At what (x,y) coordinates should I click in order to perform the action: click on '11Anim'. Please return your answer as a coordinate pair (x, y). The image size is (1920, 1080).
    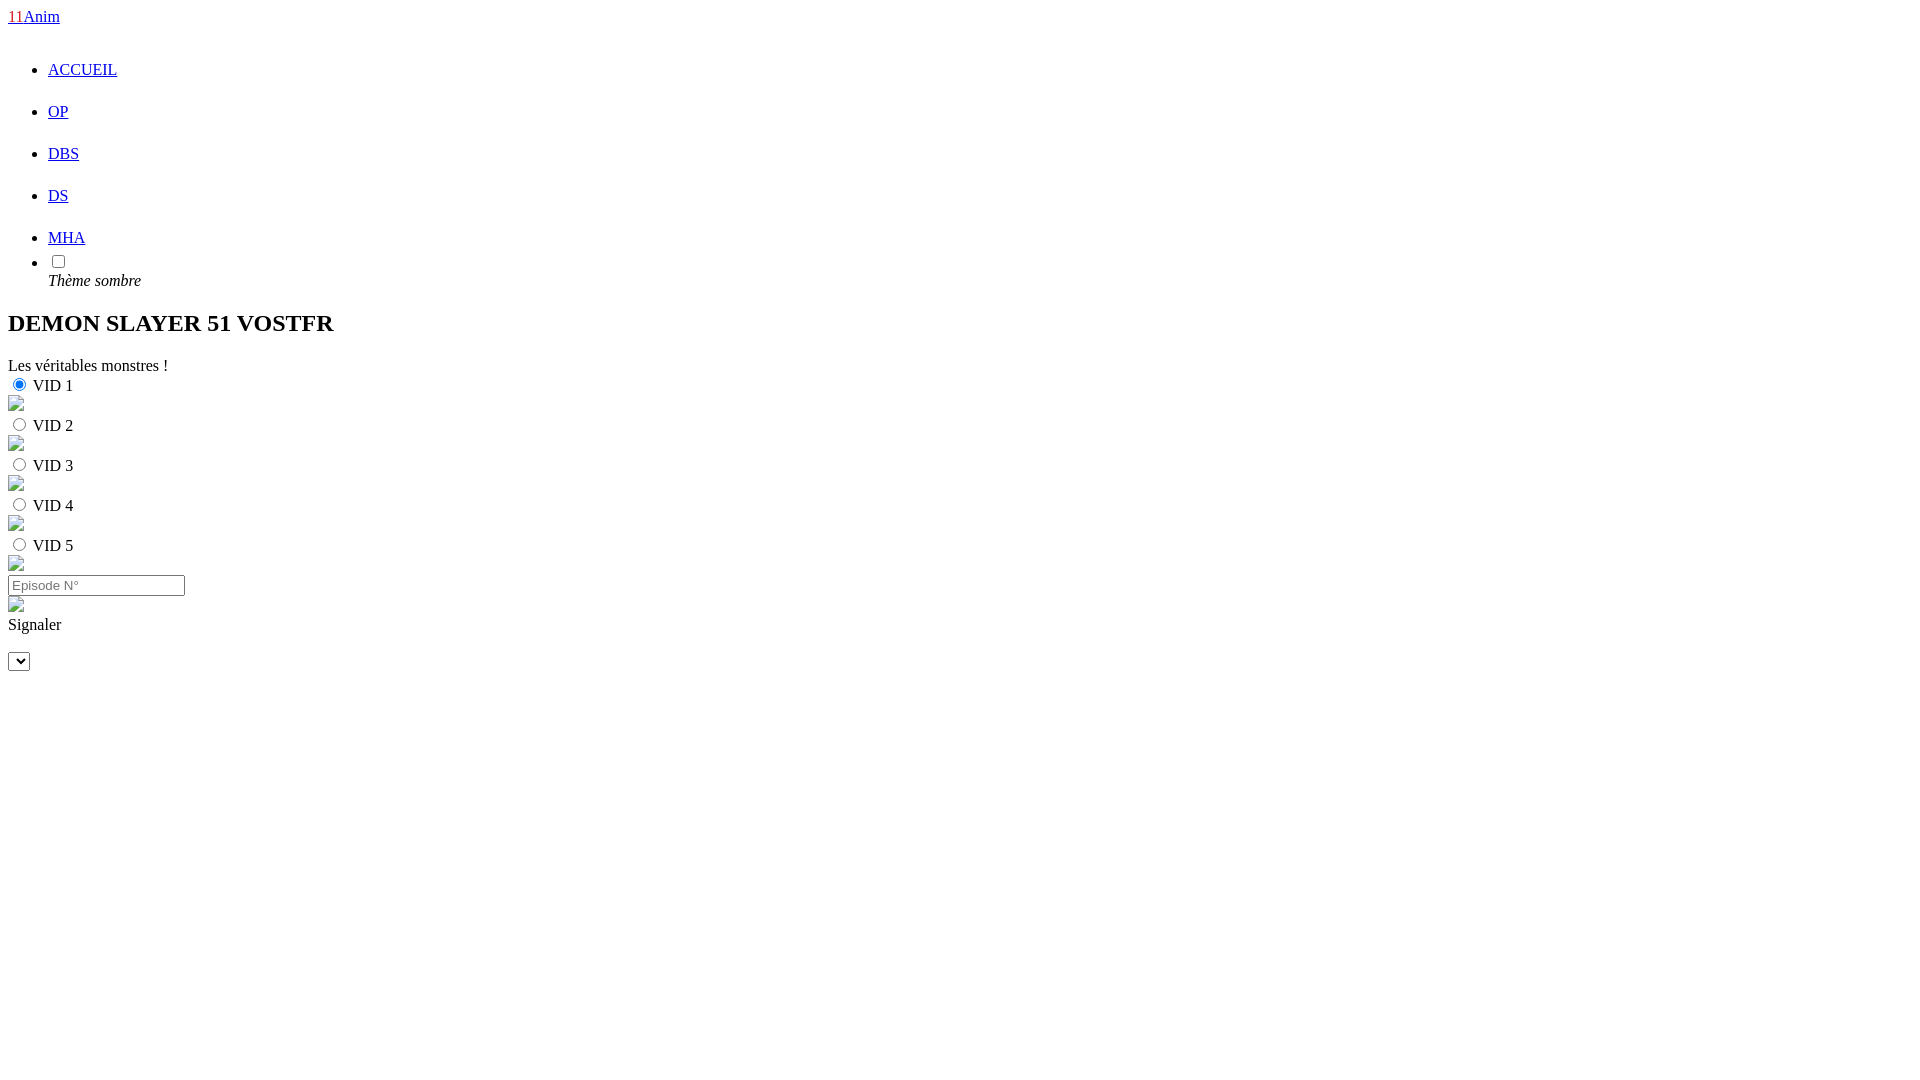
    Looking at the image, I should click on (33, 16).